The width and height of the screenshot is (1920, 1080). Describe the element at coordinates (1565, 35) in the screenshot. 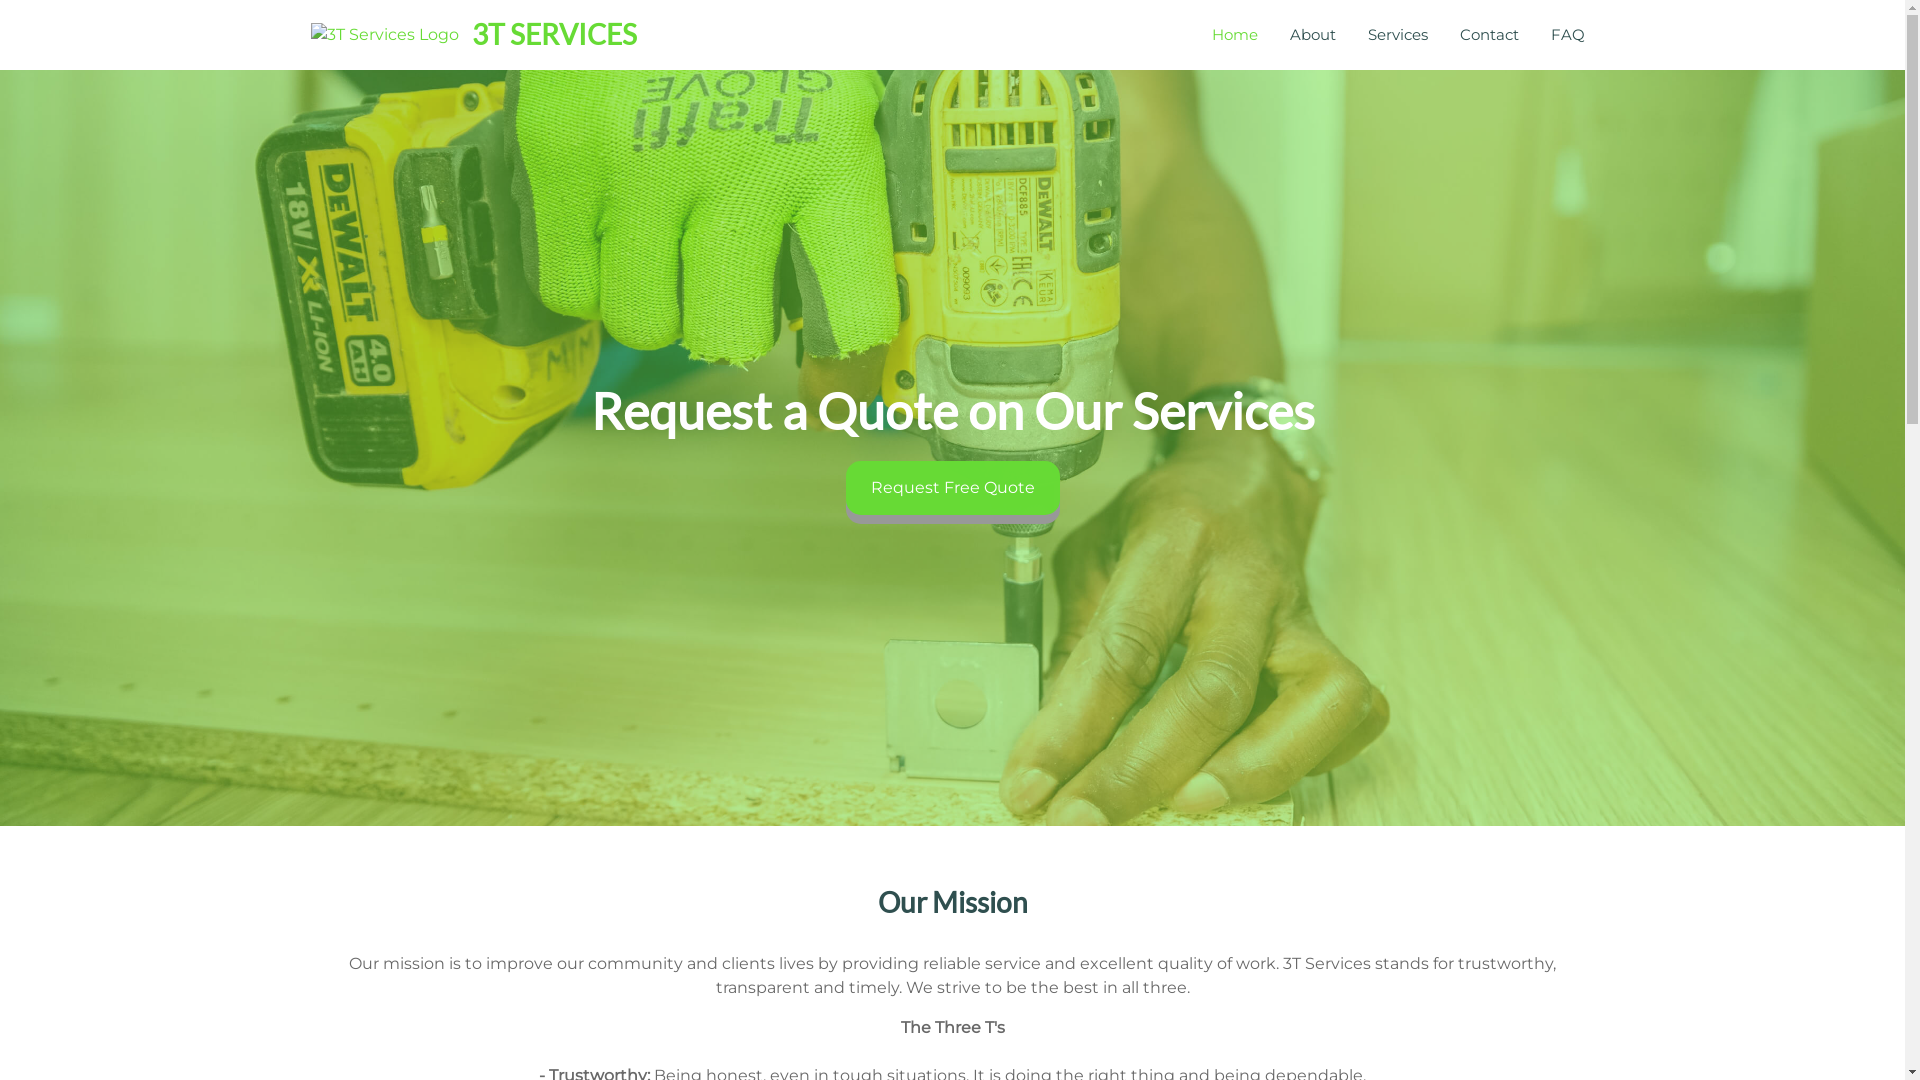

I see `'FAQ'` at that location.